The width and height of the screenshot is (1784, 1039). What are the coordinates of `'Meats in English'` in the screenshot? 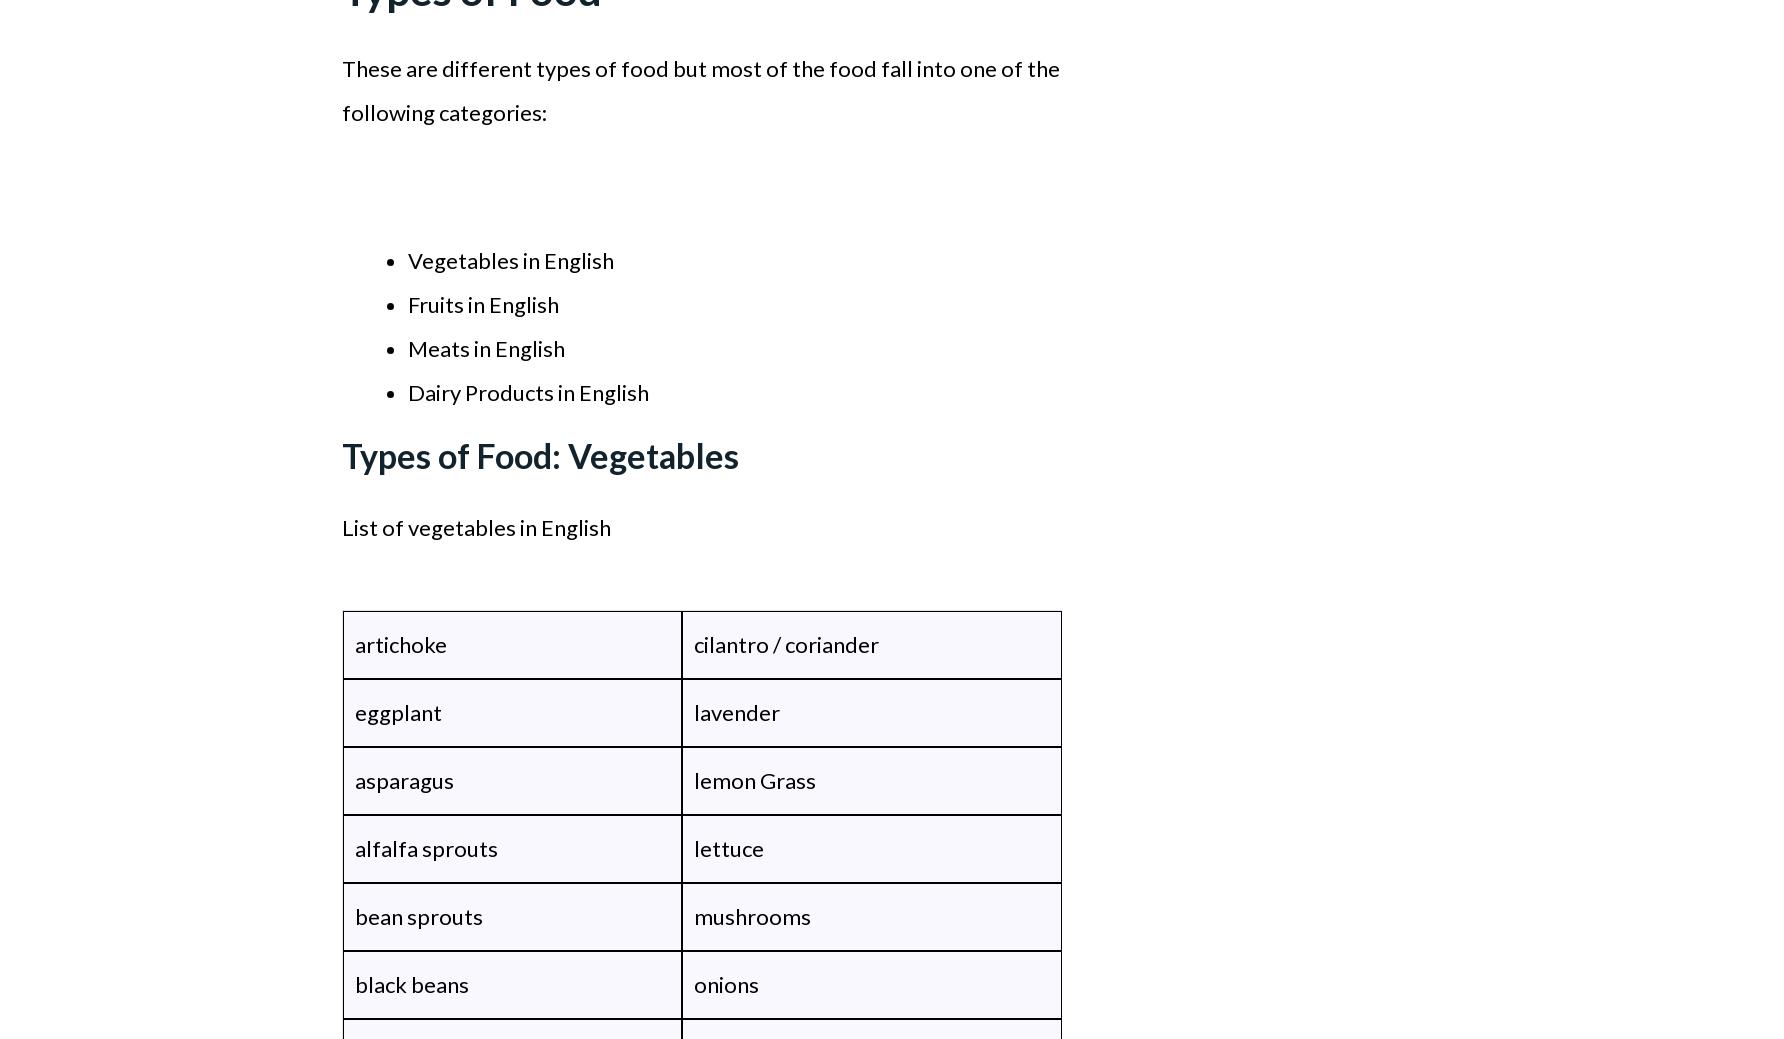 It's located at (486, 347).